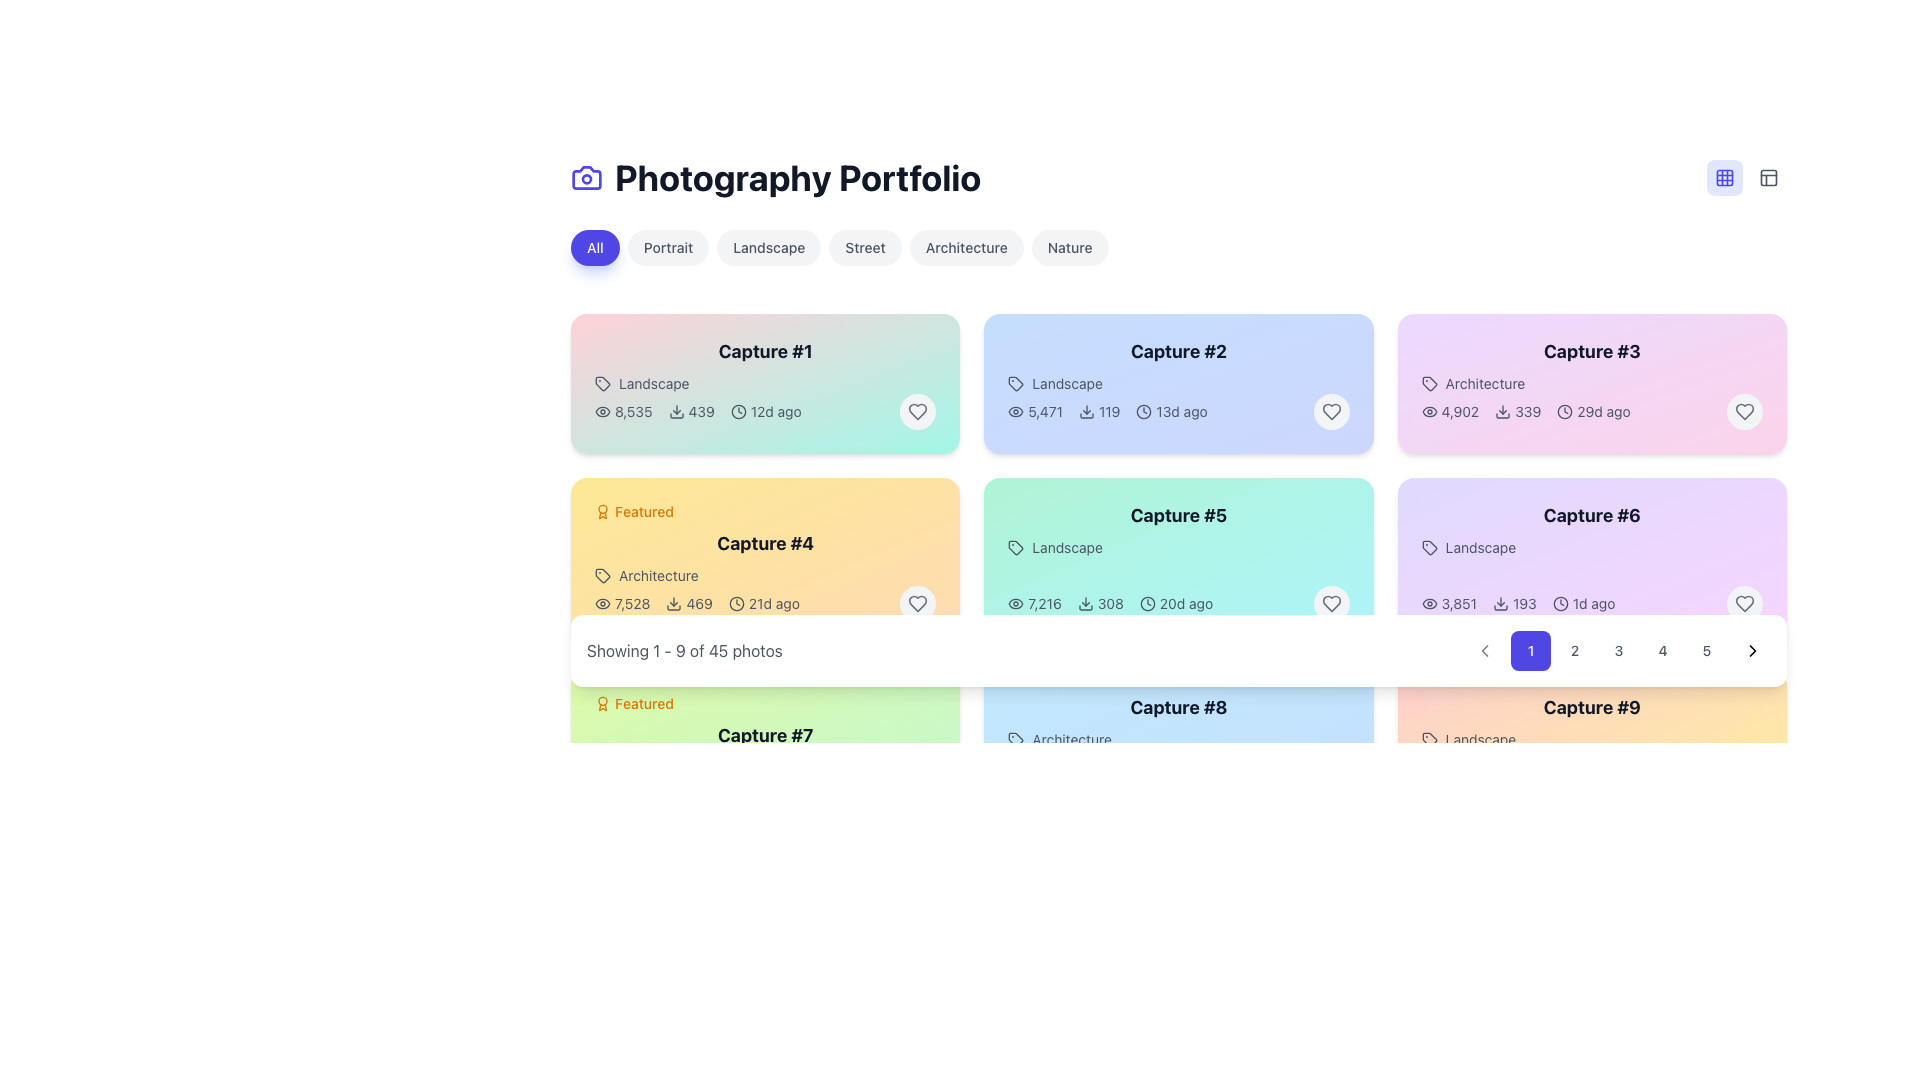 Image resolution: width=1920 pixels, height=1080 pixels. What do you see at coordinates (697, 603) in the screenshot?
I see `informational text and icons located in the lower part of the card labeled 'Capture #4', which includes numerical and time data along with various icons` at bounding box center [697, 603].